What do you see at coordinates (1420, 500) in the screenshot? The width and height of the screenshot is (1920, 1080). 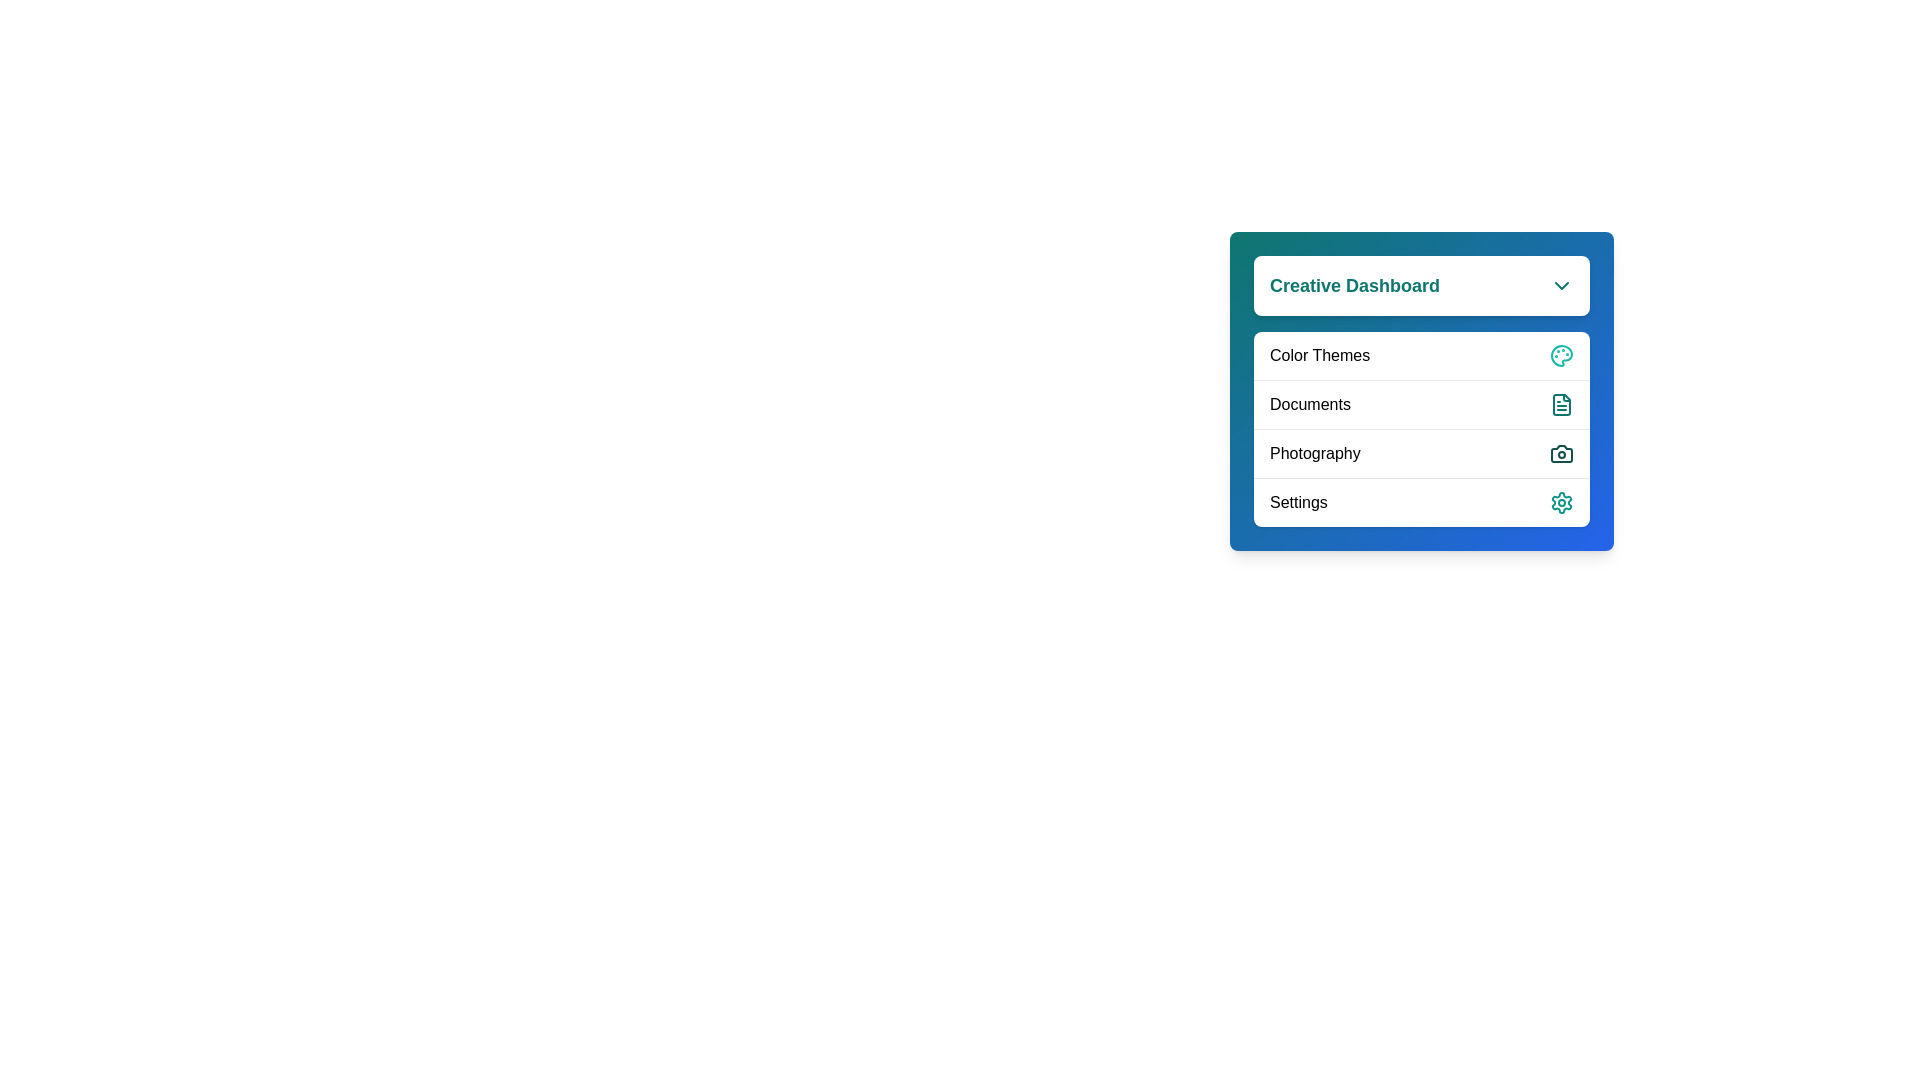 I see `the 'Settings' menu option to select it` at bounding box center [1420, 500].